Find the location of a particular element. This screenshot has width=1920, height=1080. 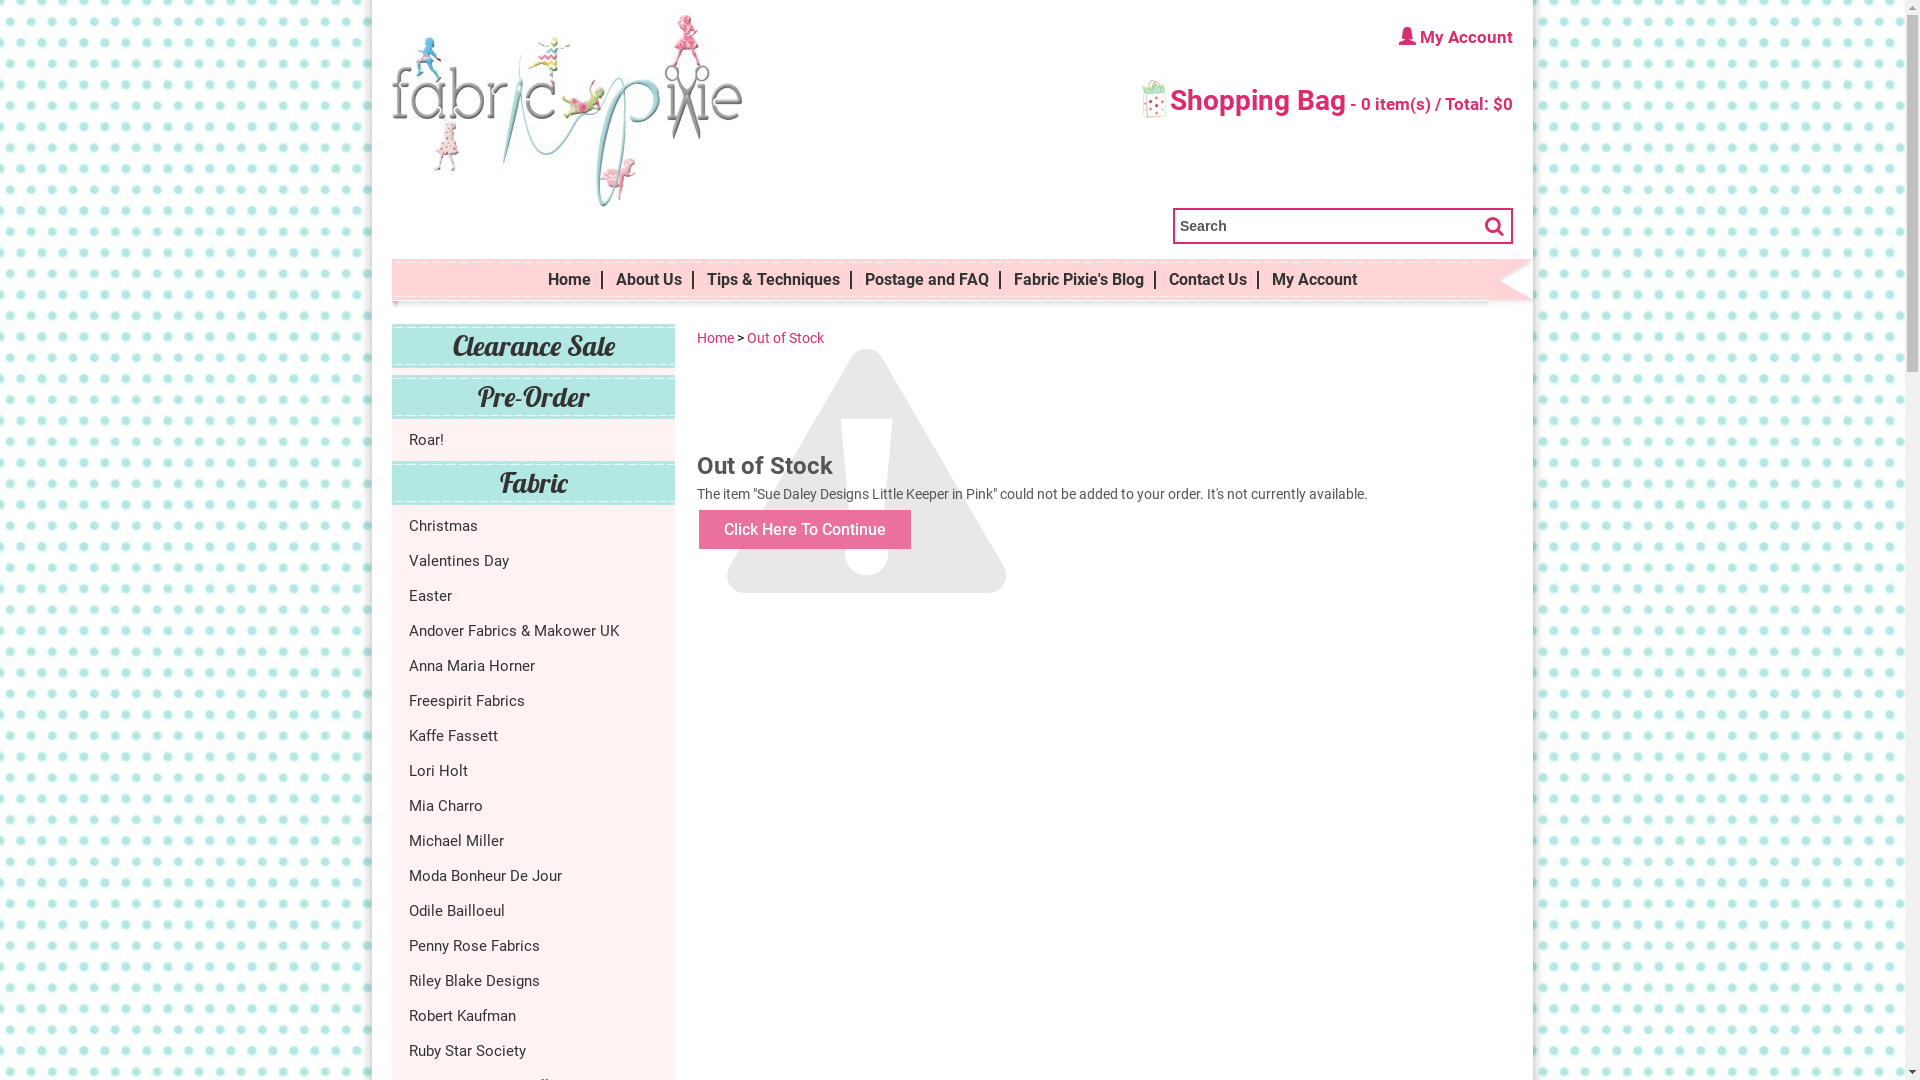

'Michael Miller' is located at coordinates (407, 840).